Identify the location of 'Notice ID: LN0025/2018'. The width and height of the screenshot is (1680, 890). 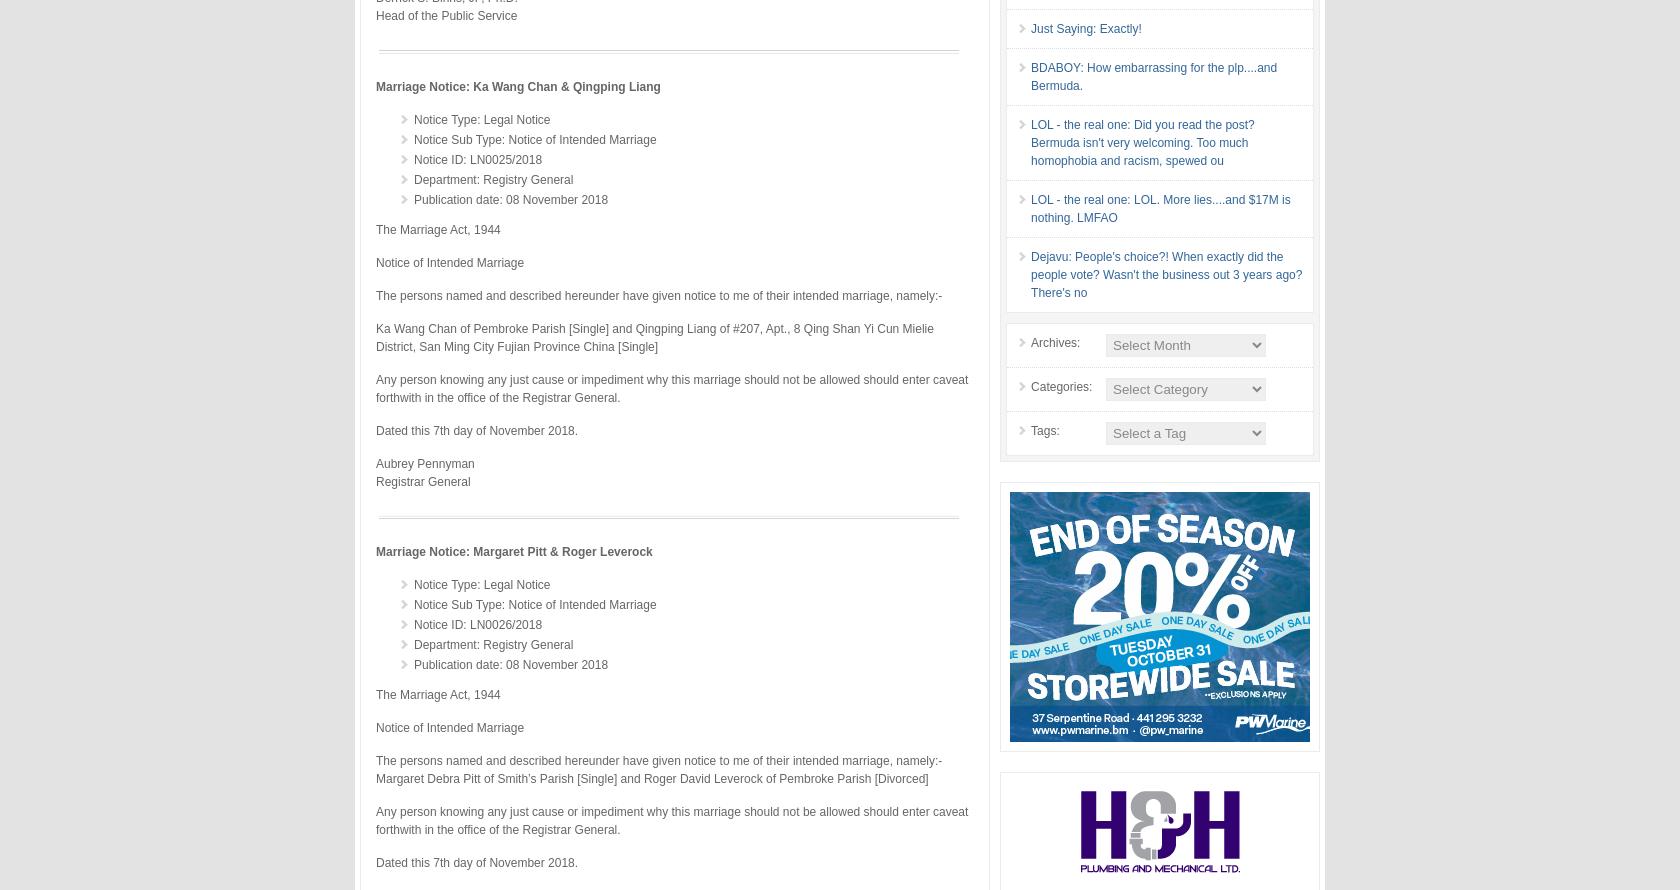
(477, 159).